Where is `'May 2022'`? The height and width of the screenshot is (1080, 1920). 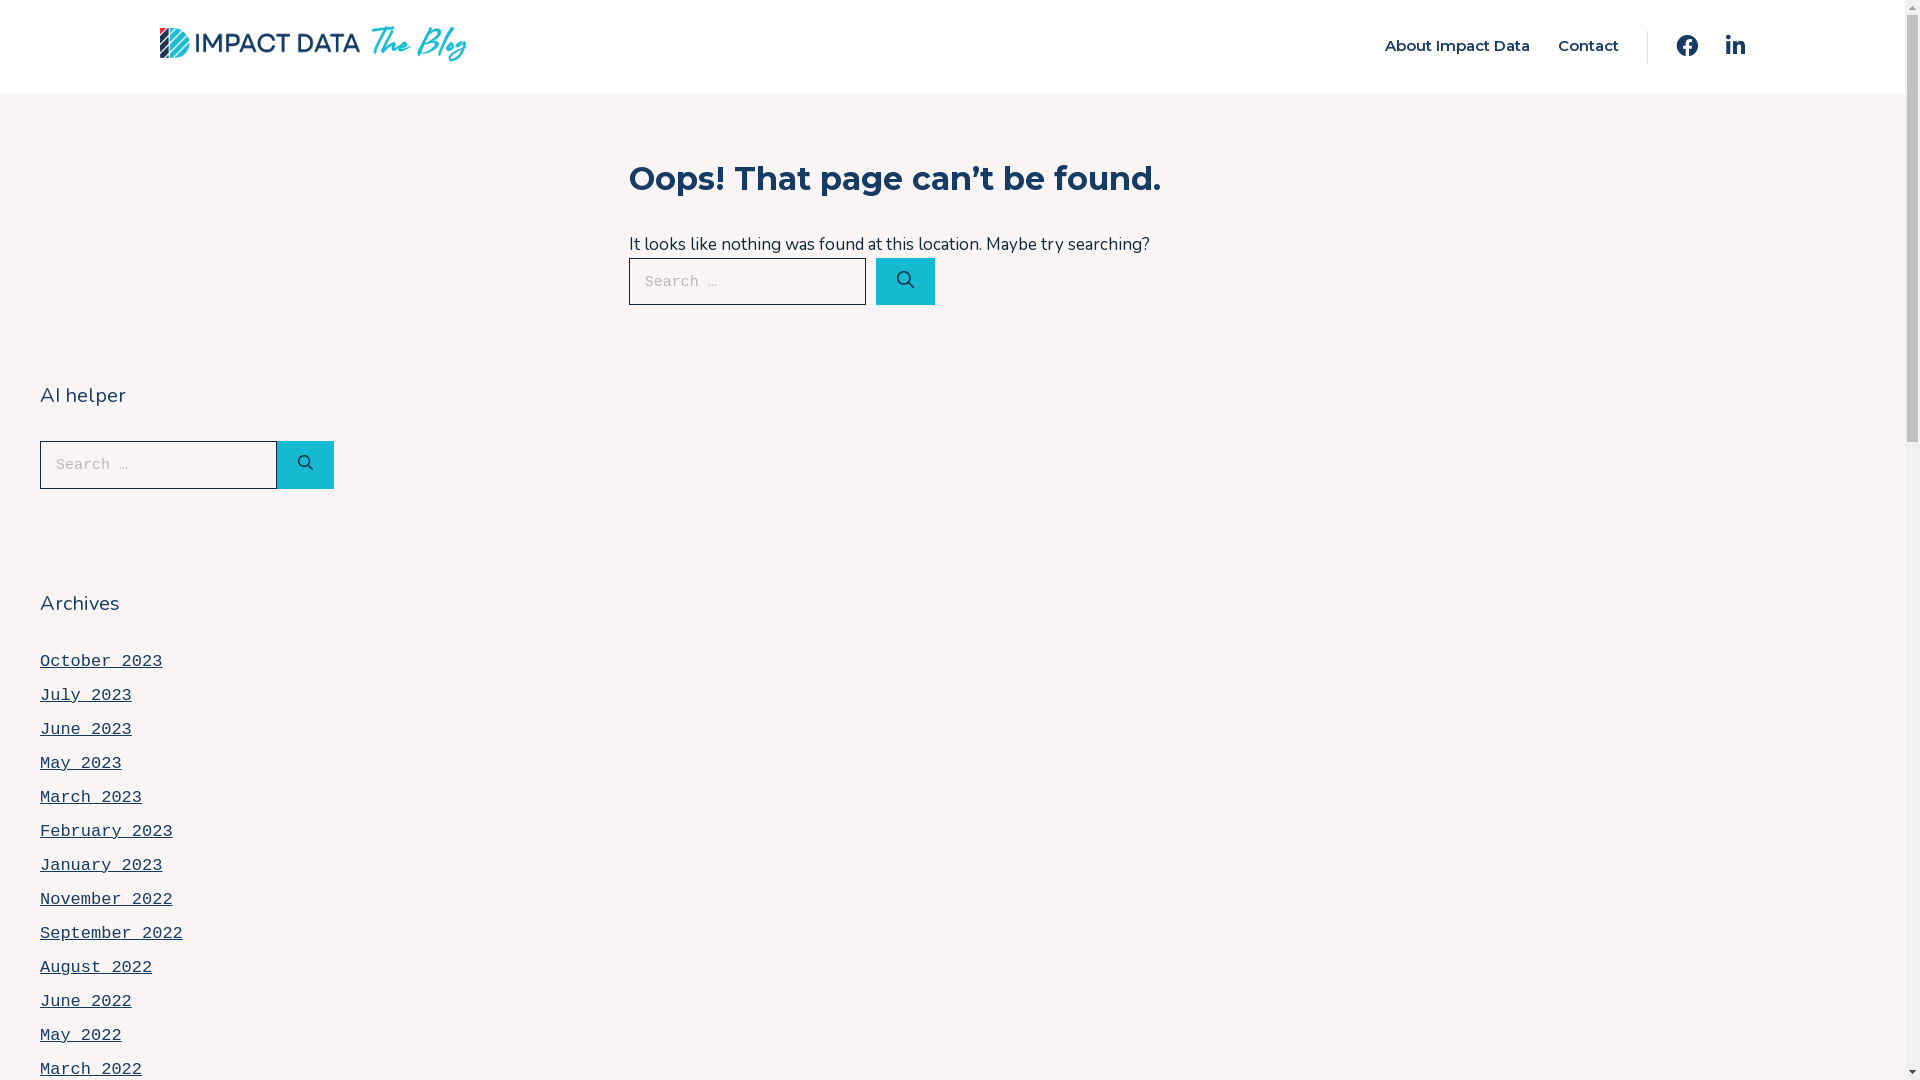 'May 2022' is located at coordinates (80, 1035).